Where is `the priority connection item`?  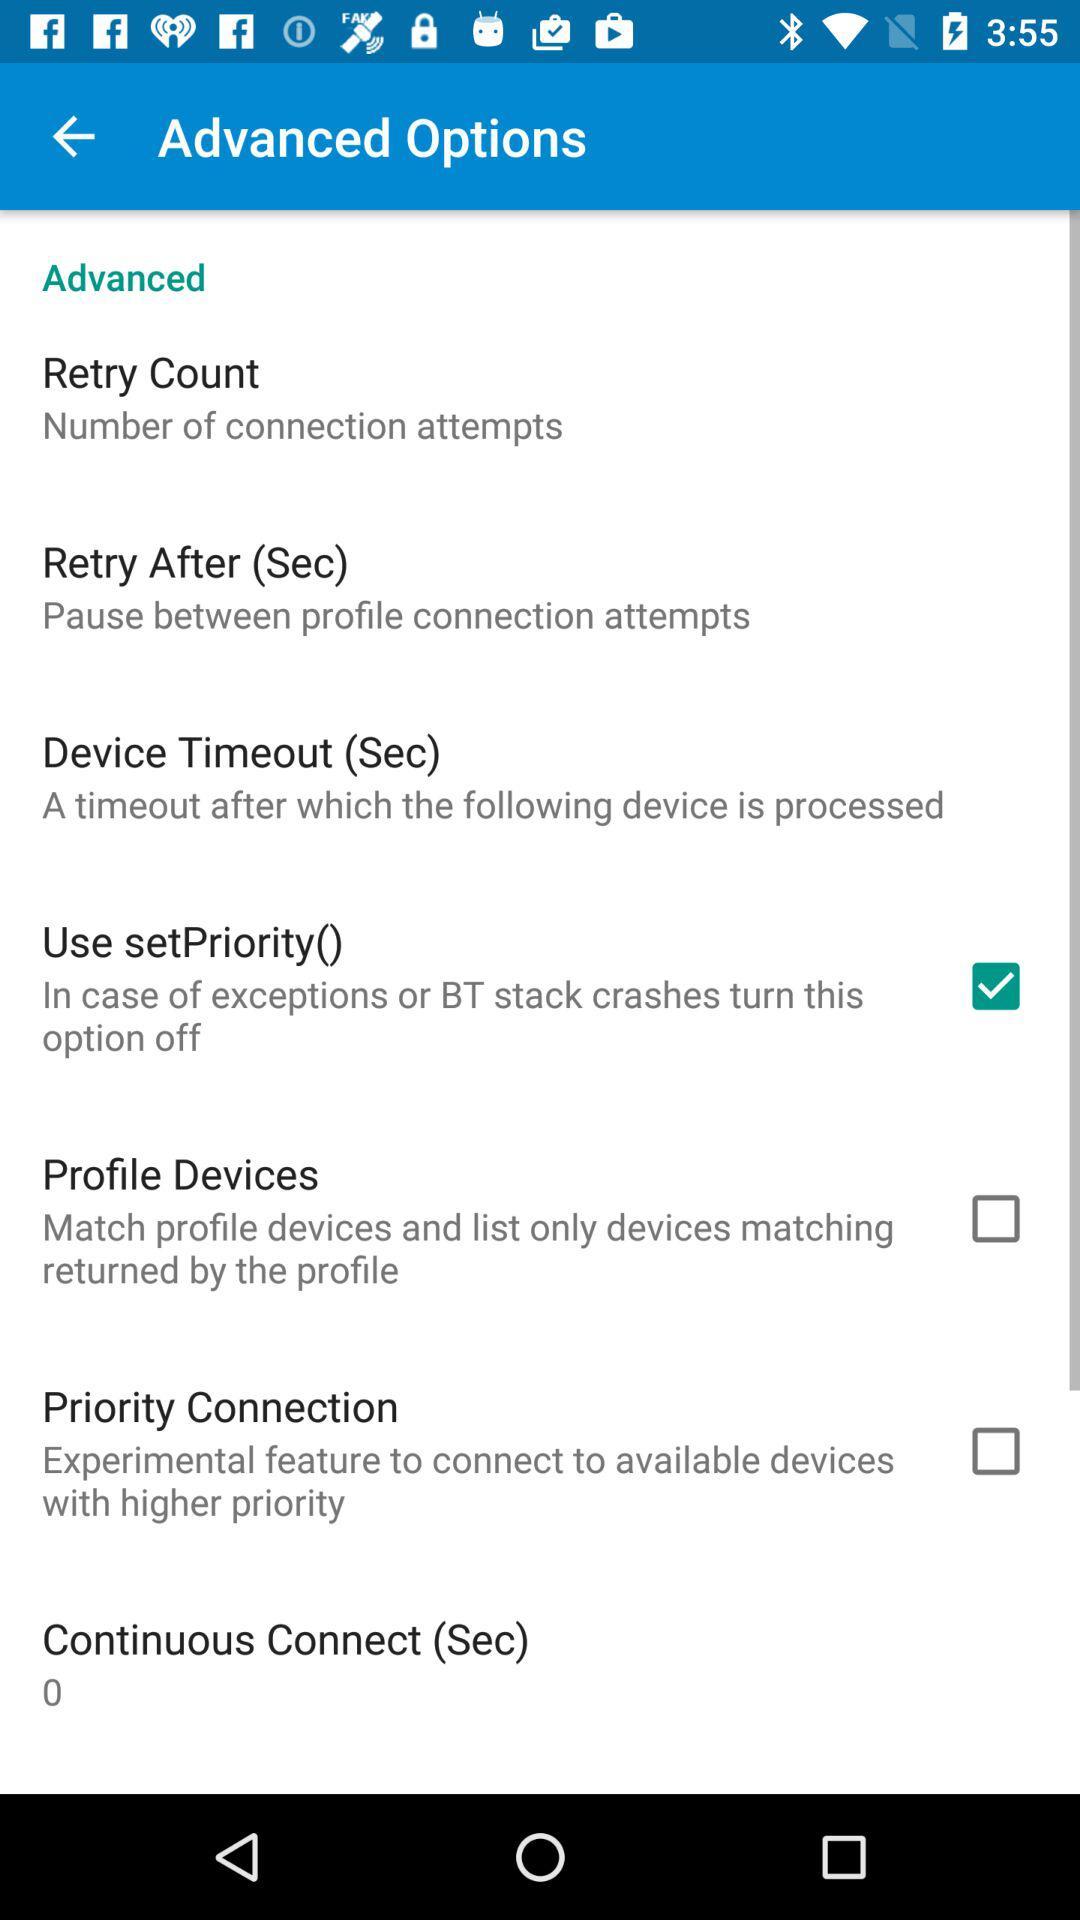
the priority connection item is located at coordinates (220, 1404).